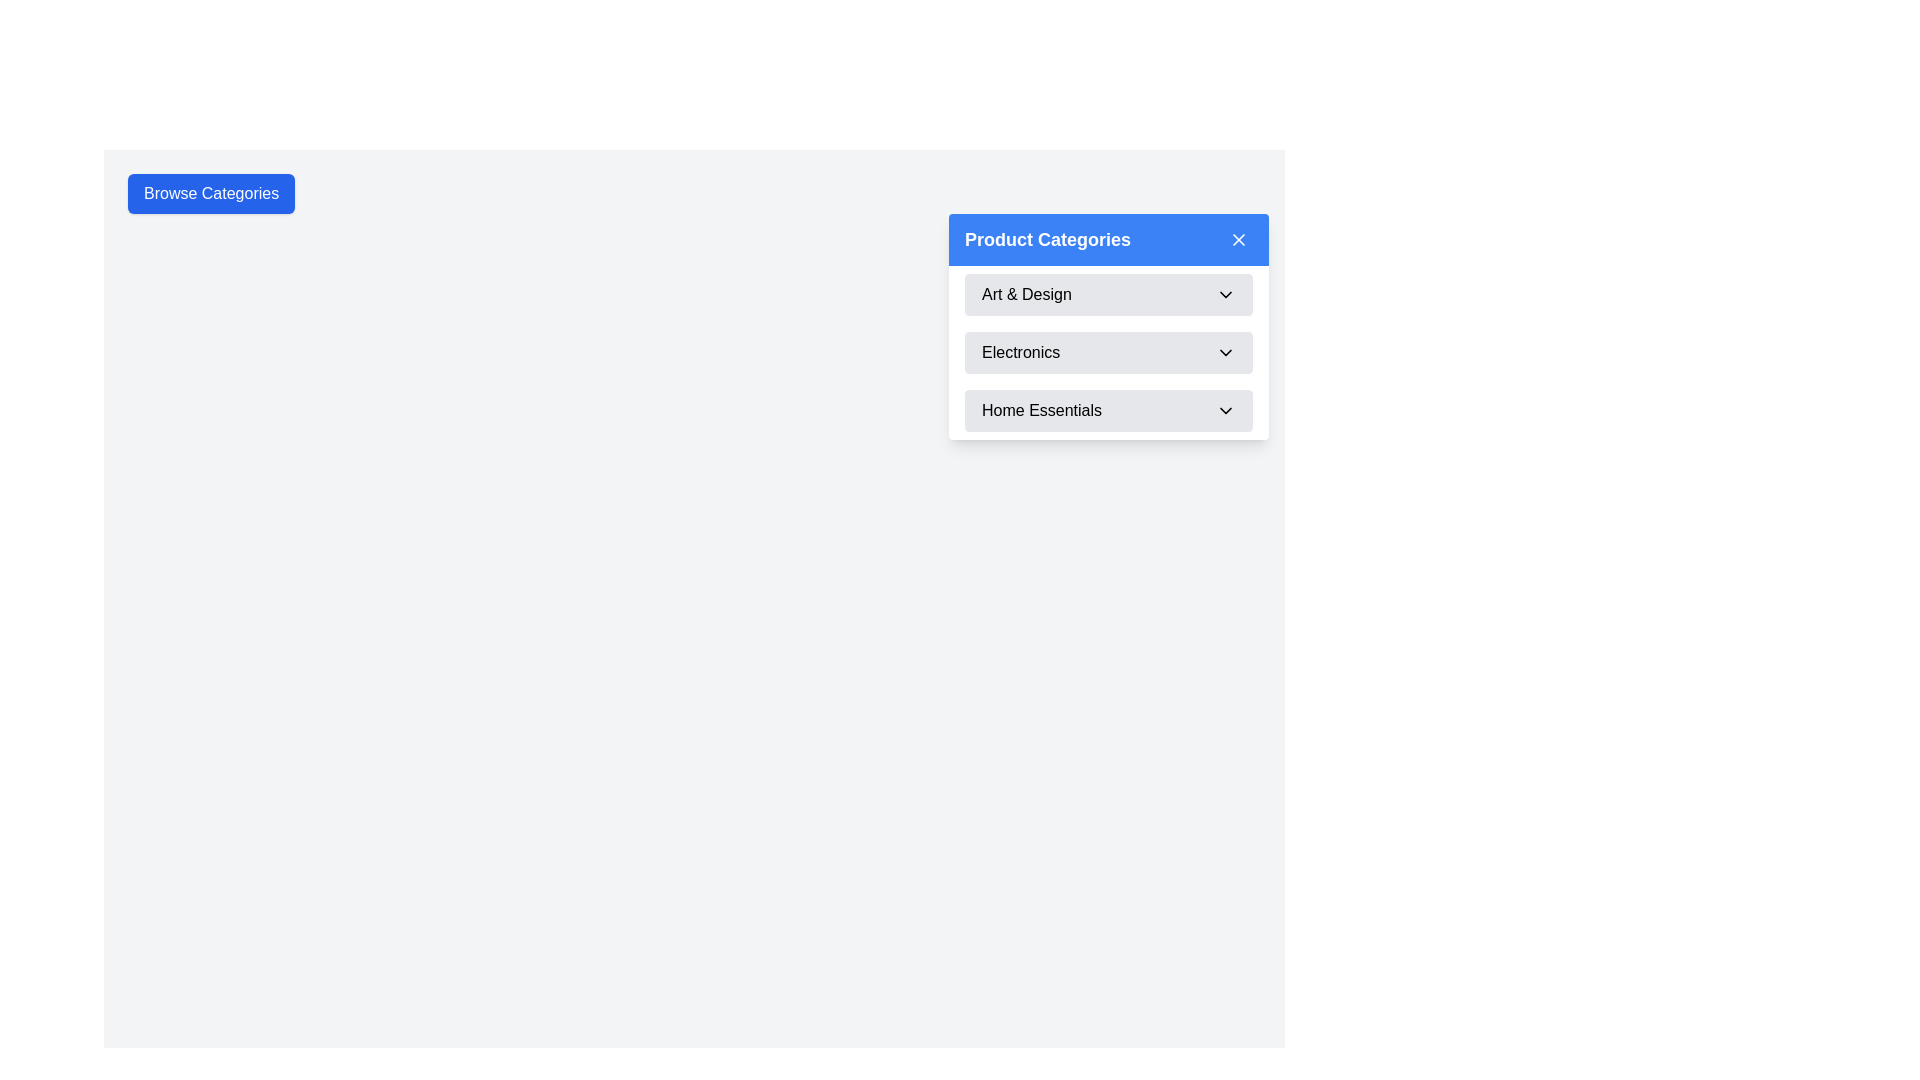 The width and height of the screenshot is (1920, 1080). What do you see at coordinates (1237, 238) in the screenshot?
I see `the interactive close button located at the top-right corner of the blue header containing the text 'Product Categories'` at bounding box center [1237, 238].